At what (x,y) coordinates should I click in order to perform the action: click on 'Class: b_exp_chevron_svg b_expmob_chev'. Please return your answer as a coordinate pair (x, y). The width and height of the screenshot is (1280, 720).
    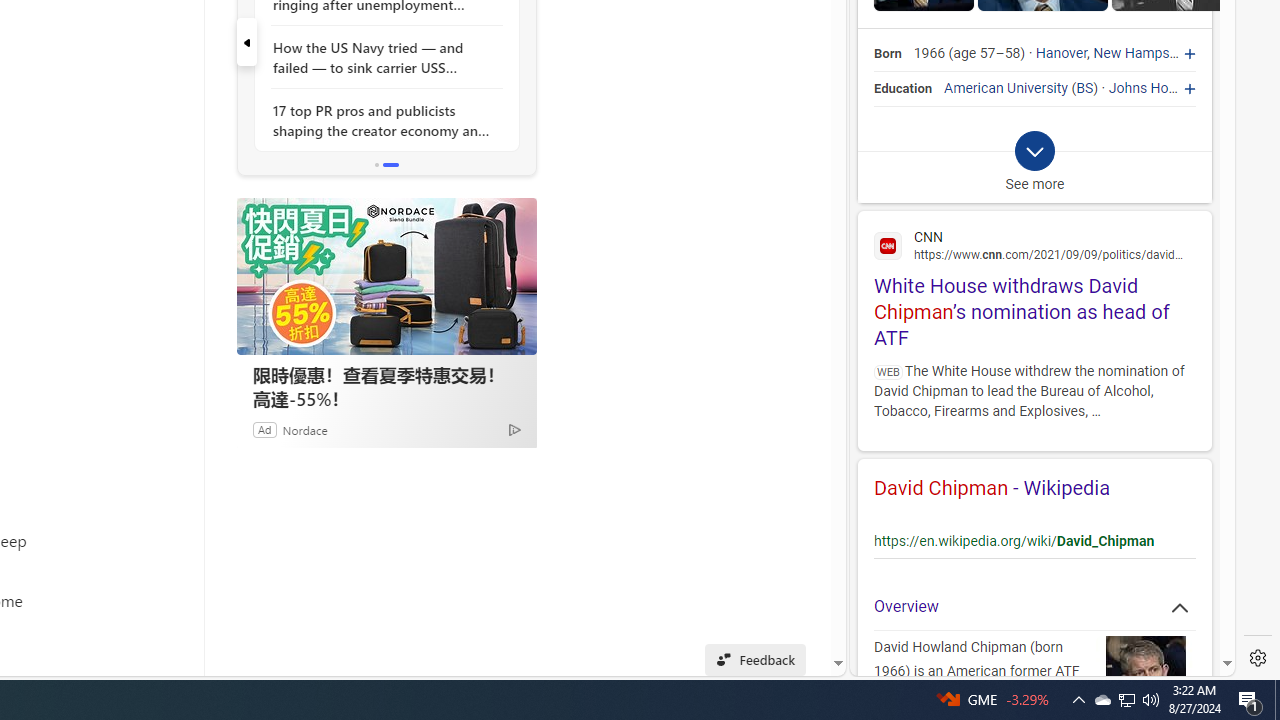
    Looking at the image, I should click on (1034, 150).